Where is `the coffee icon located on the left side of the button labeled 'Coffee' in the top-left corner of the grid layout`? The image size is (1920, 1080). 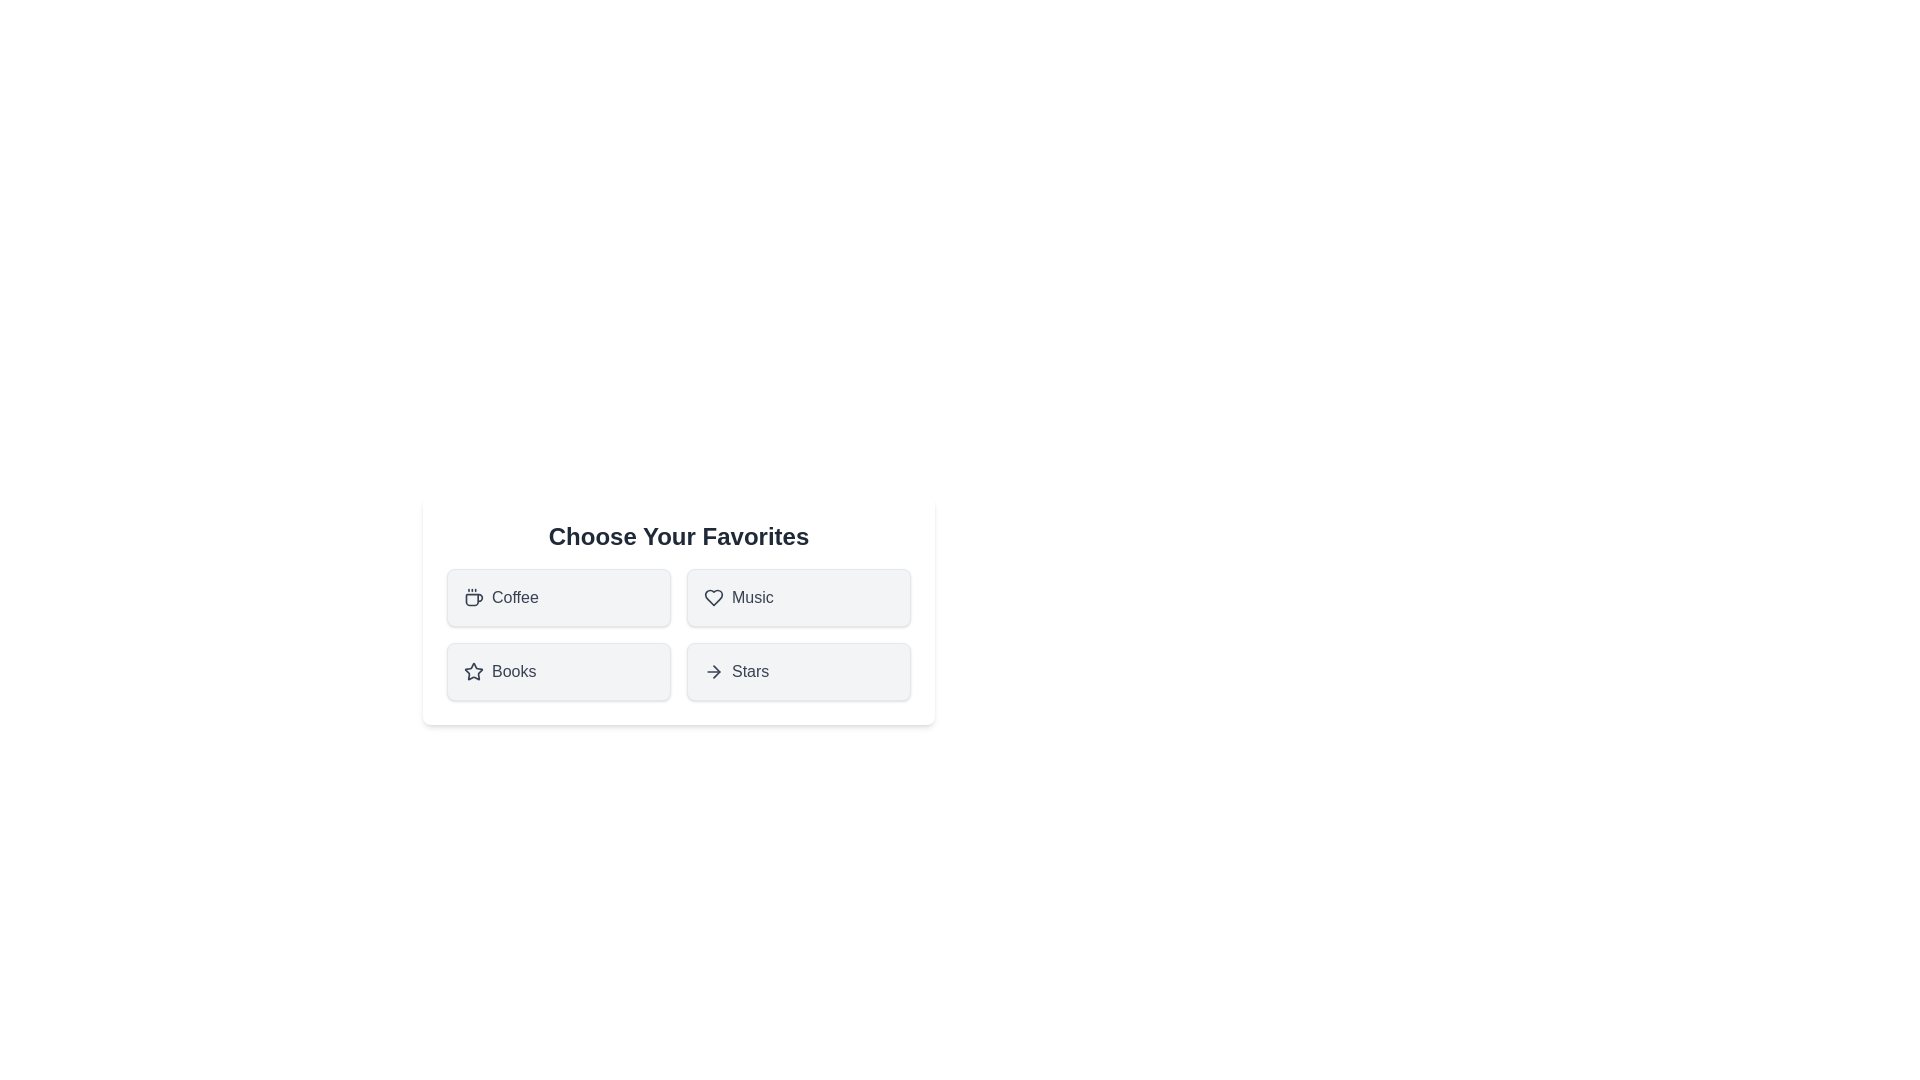 the coffee icon located on the left side of the button labeled 'Coffee' in the top-left corner of the grid layout is located at coordinates (473, 596).